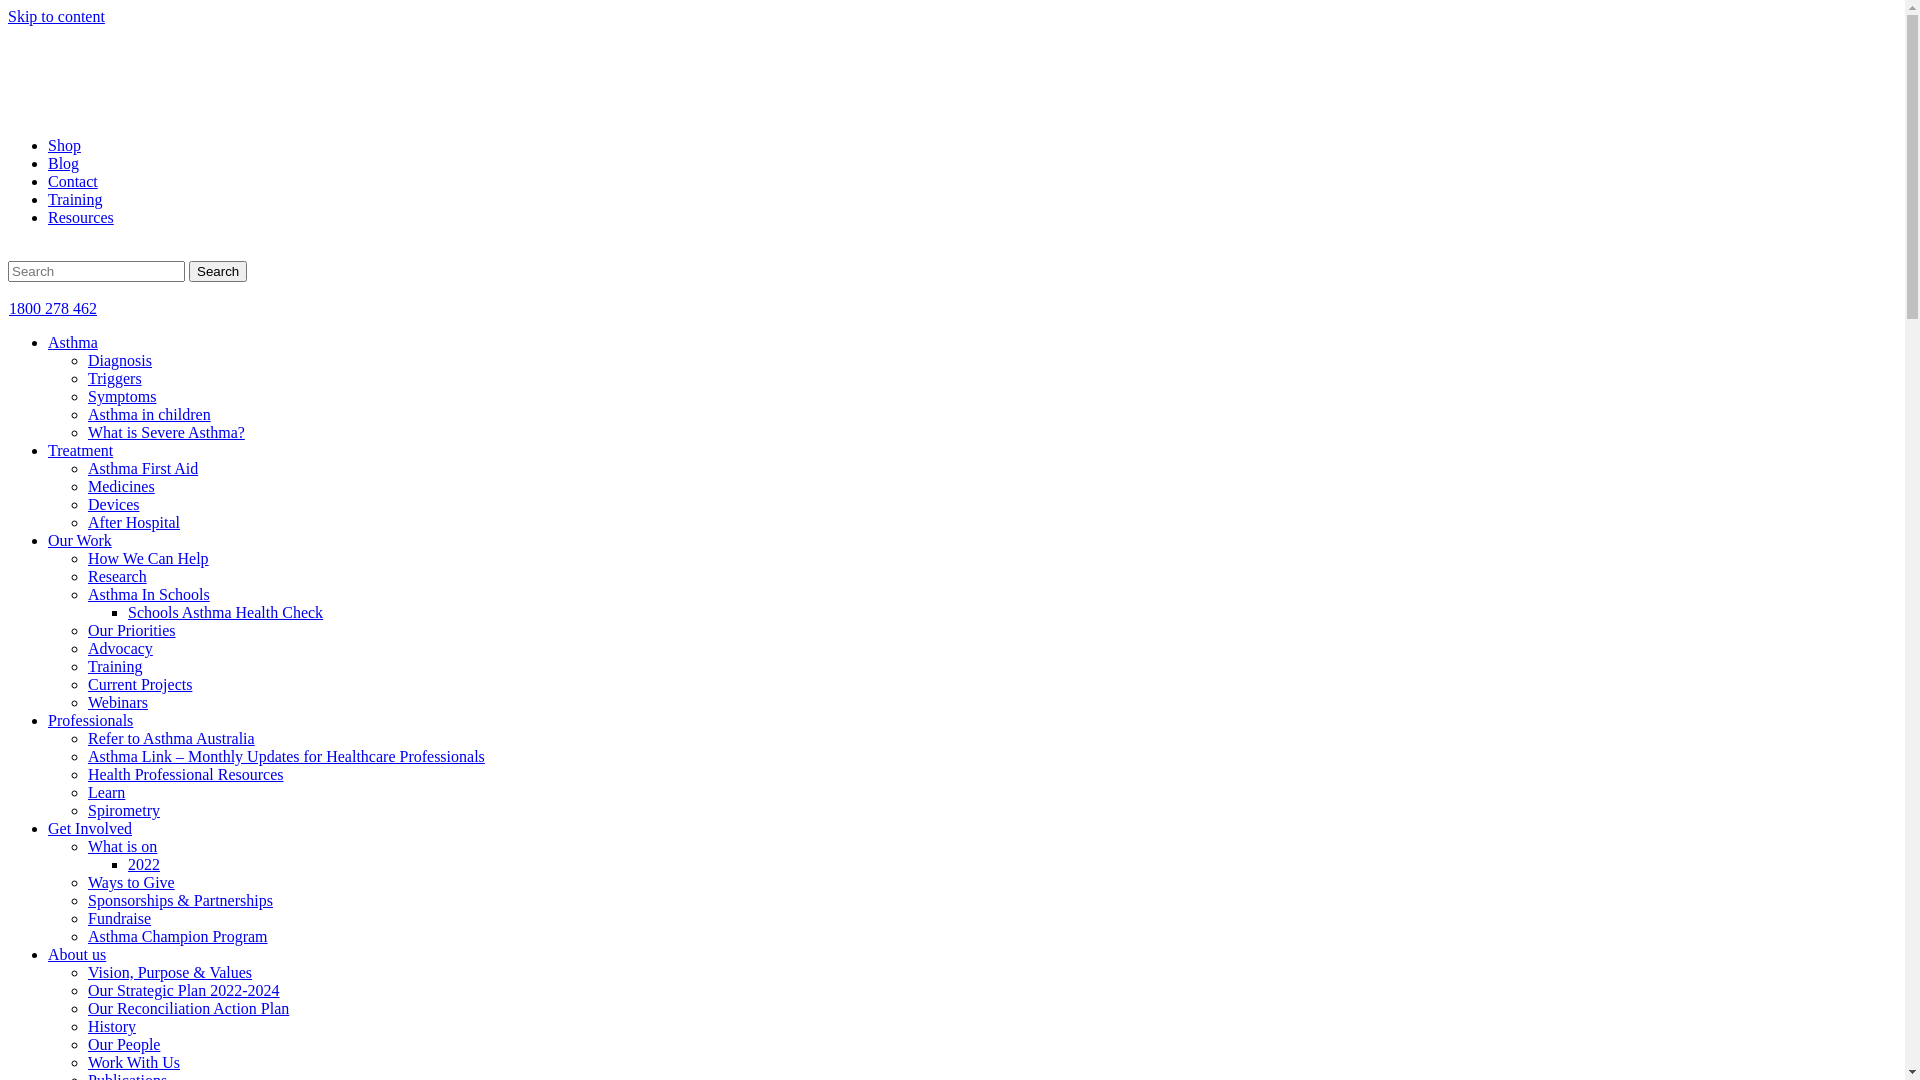 Image resolution: width=1920 pixels, height=1080 pixels. What do you see at coordinates (48, 450) in the screenshot?
I see `'Treatment'` at bounding box center [48, 450].